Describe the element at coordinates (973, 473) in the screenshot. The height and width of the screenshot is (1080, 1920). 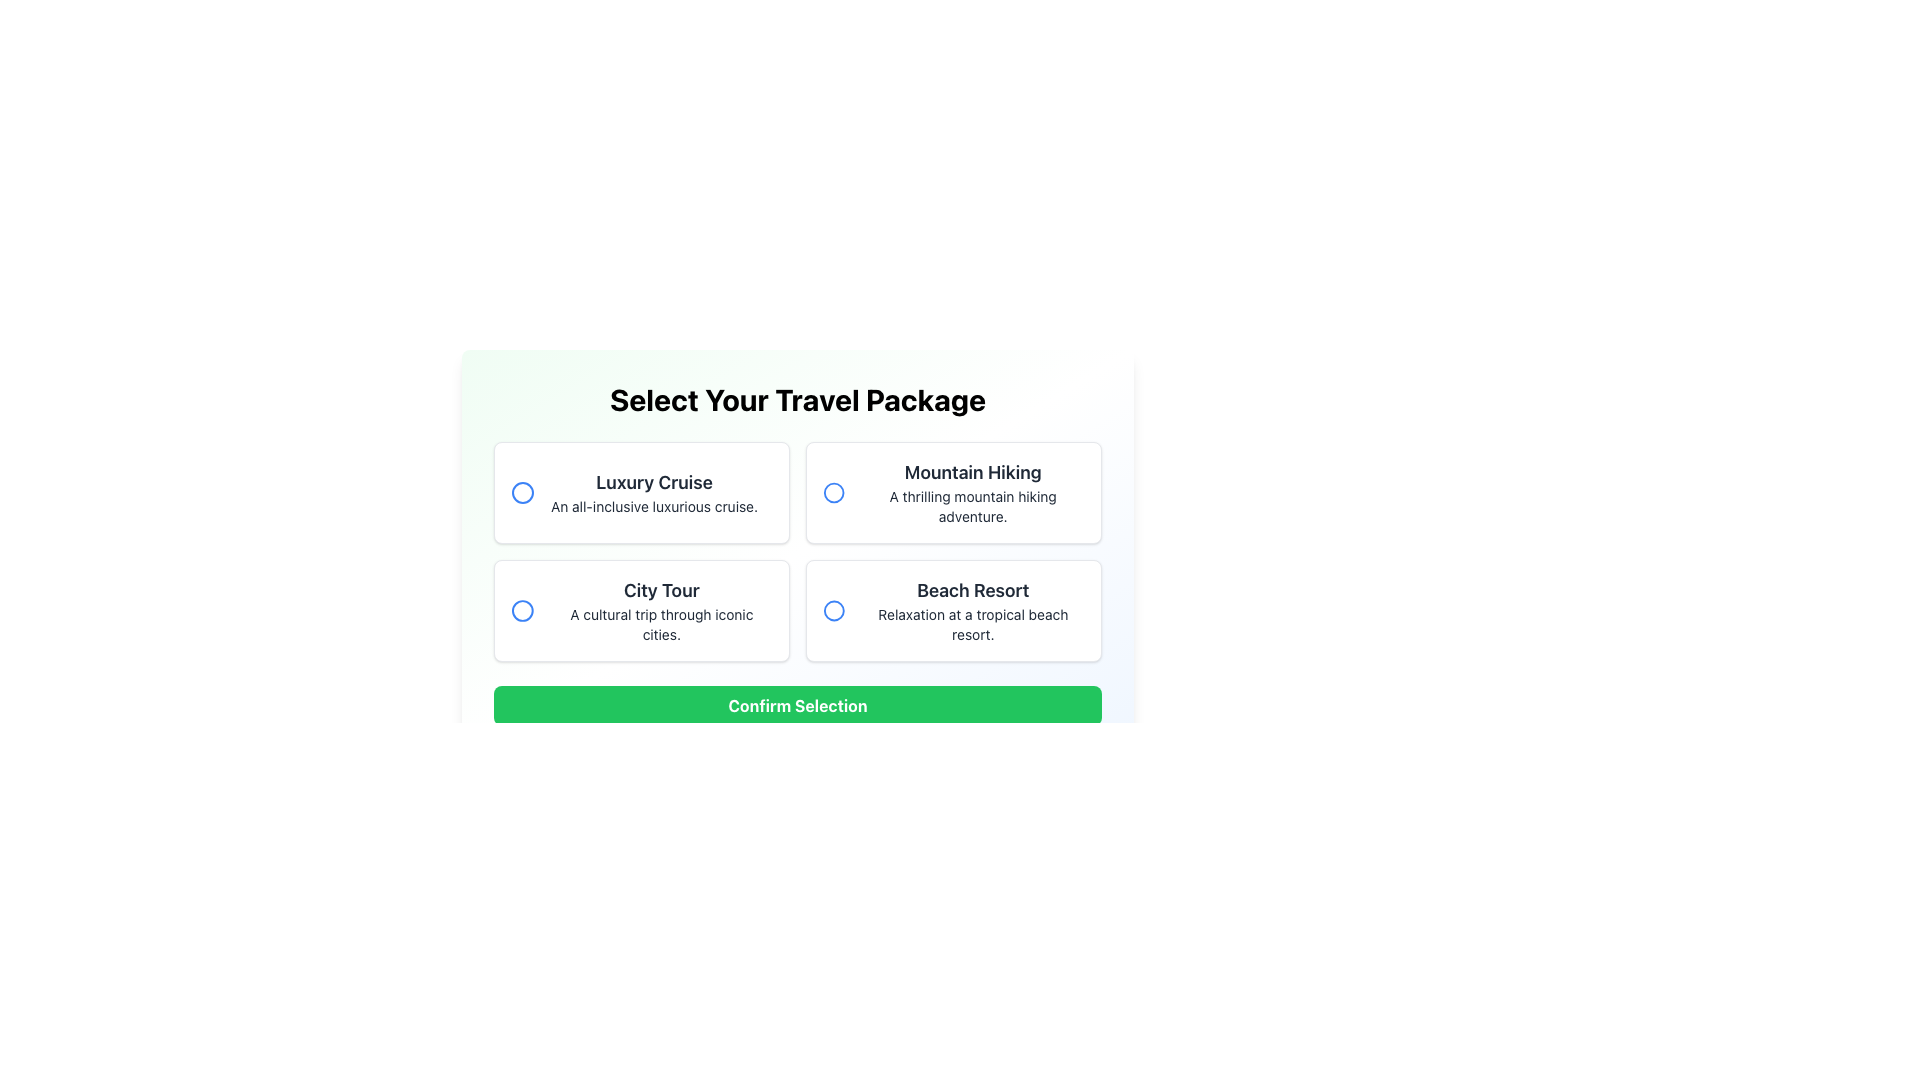
I see `text label 'Mountain Hiking' located at the top of the selection box in the upper-right section of the travel package options grid` at that location.